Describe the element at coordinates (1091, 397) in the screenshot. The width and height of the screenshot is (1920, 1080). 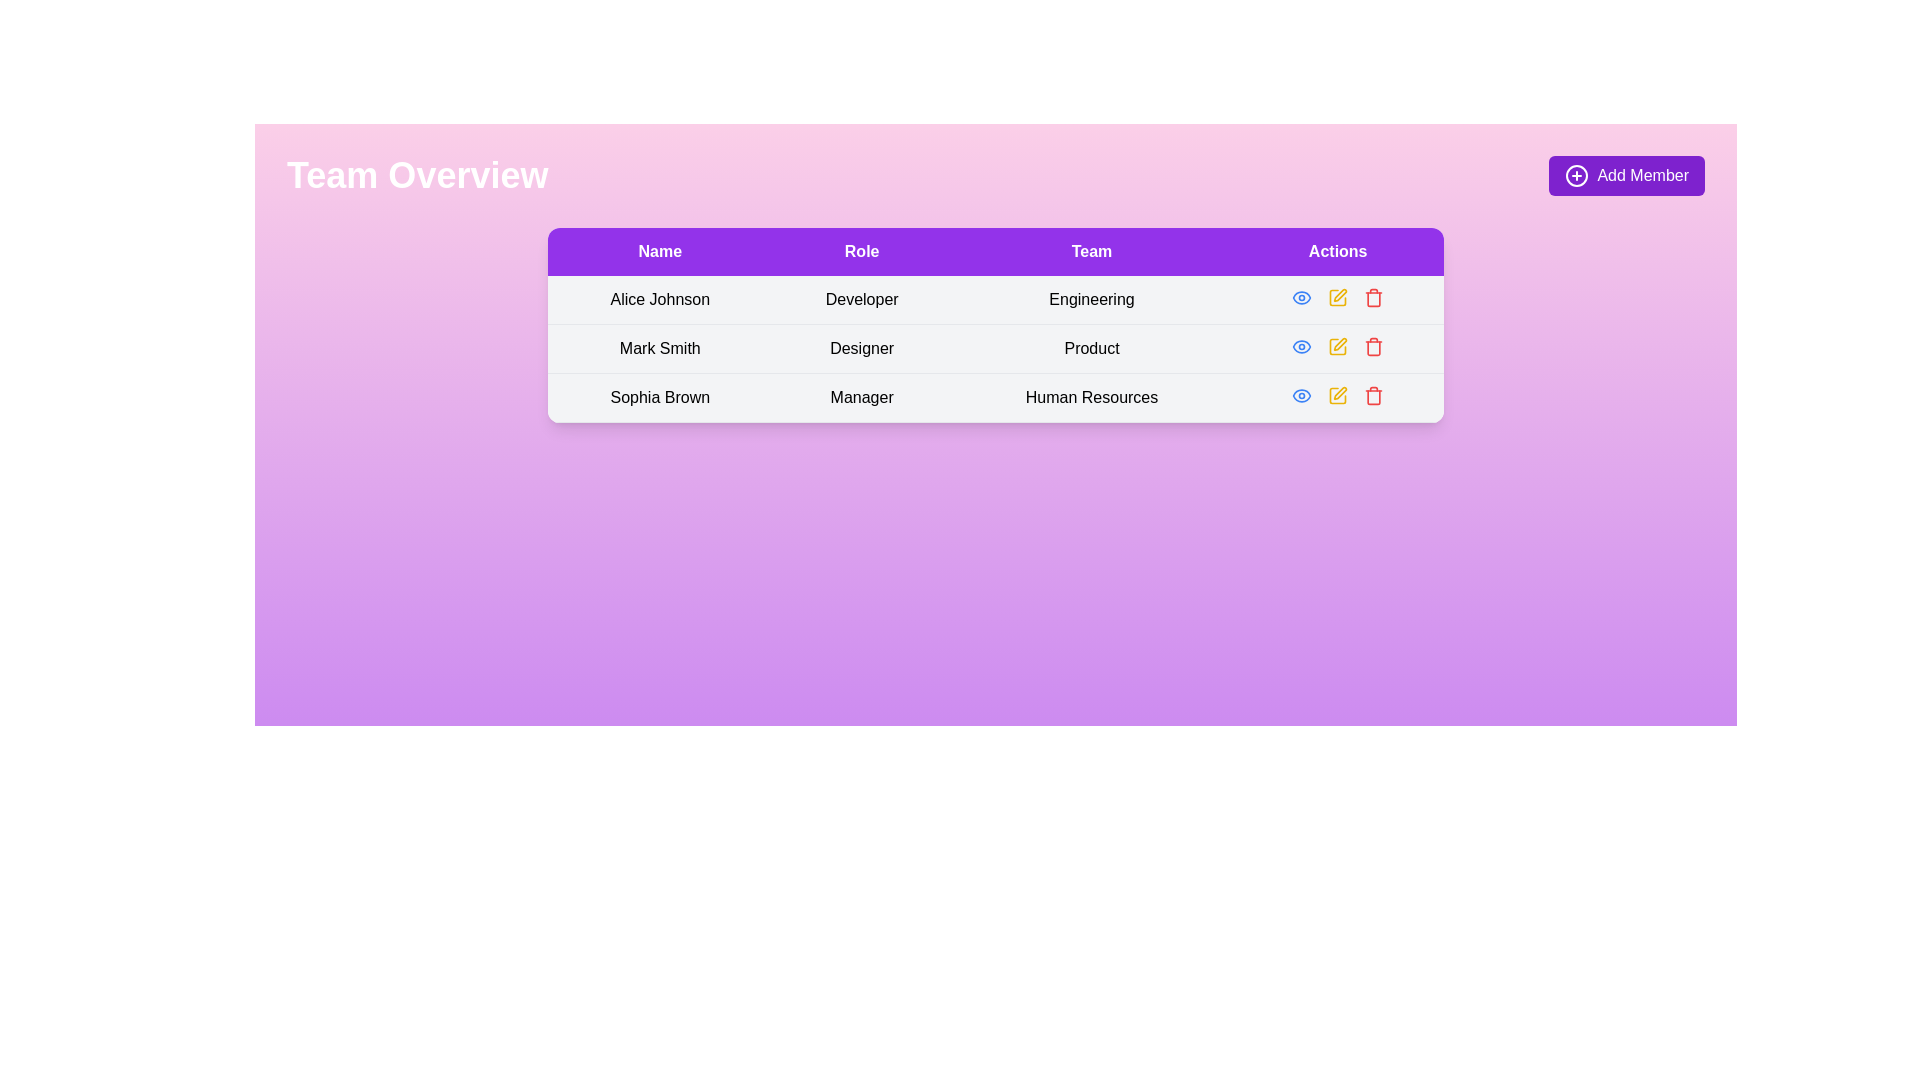
I see `the text content of the Table text cell labeled 'Human Resources' in the third row under the 'Team' column, associated with 'Sophia Brown' and 'Manager'` at that location.